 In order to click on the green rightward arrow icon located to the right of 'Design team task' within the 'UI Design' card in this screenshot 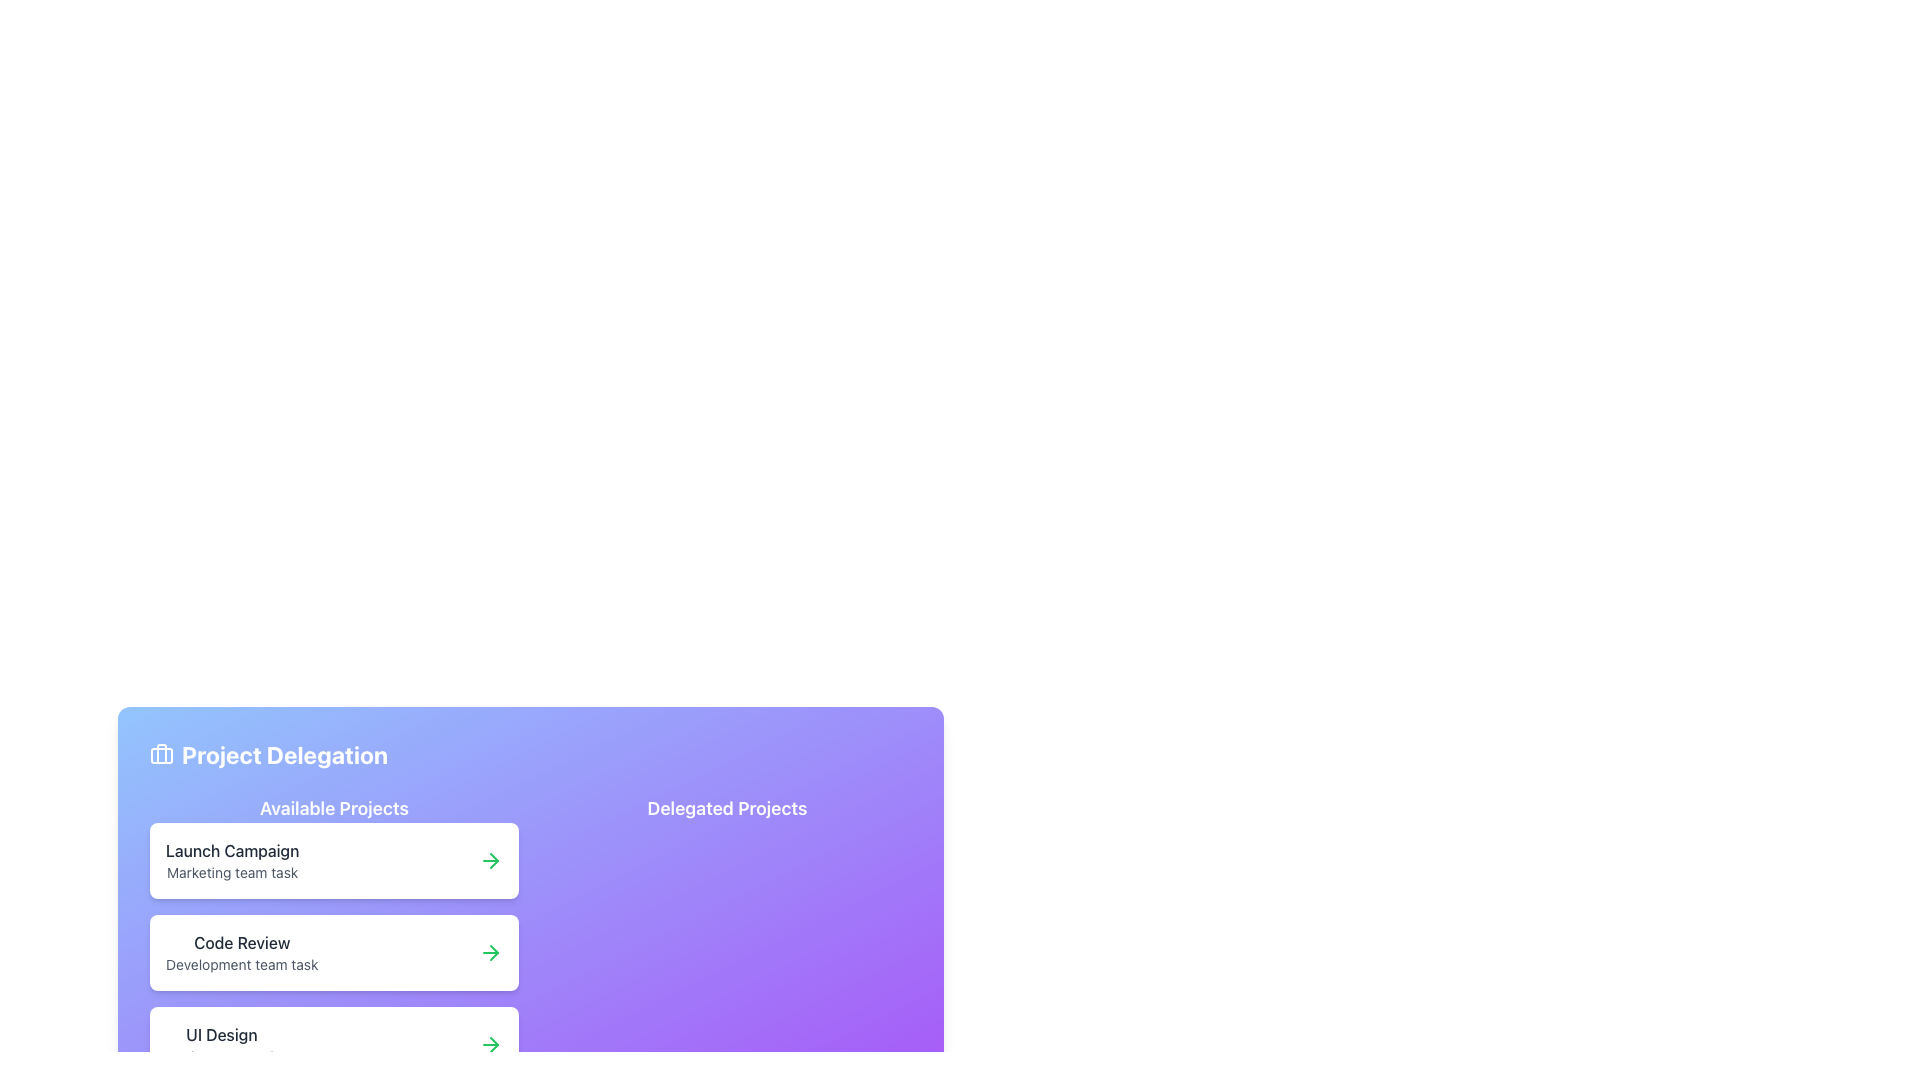, I will do `click(490, 1044)`.